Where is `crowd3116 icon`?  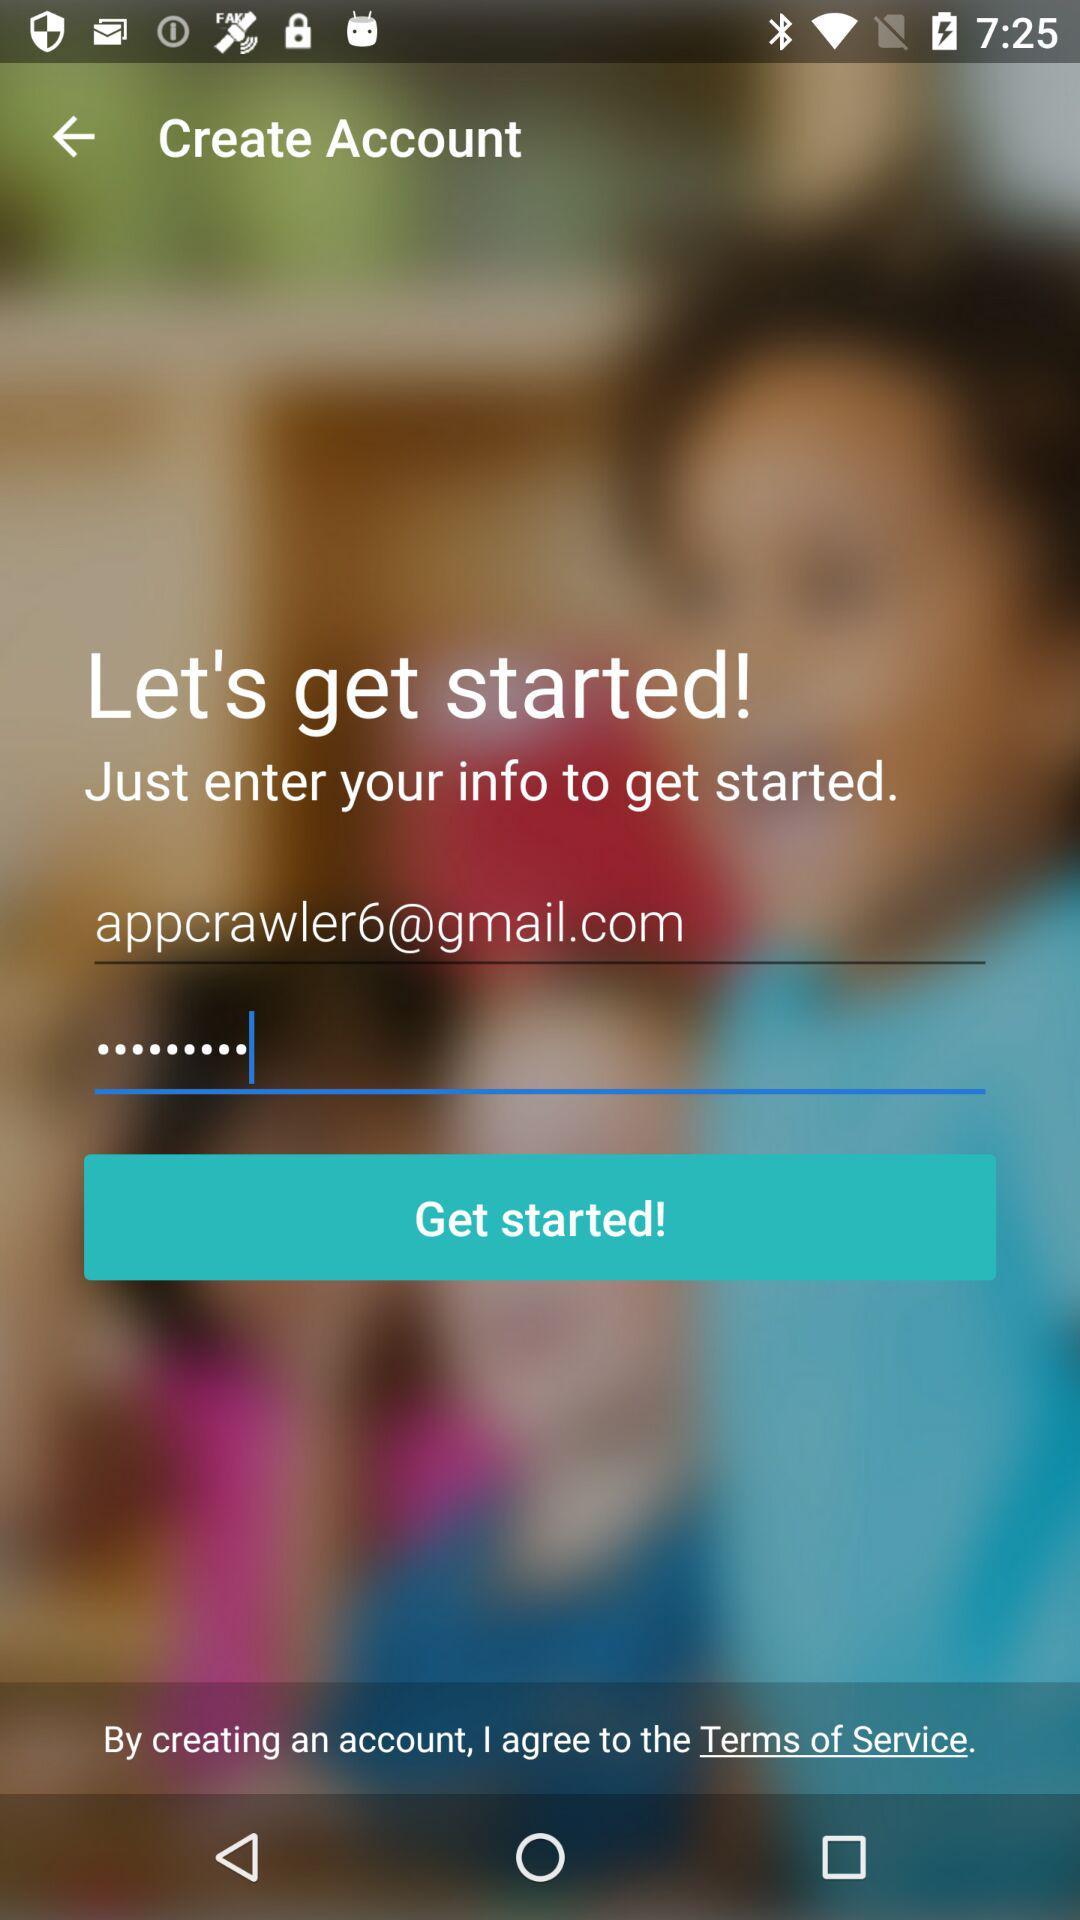
crowd3116 icon is located at coordinates (540, 1047).